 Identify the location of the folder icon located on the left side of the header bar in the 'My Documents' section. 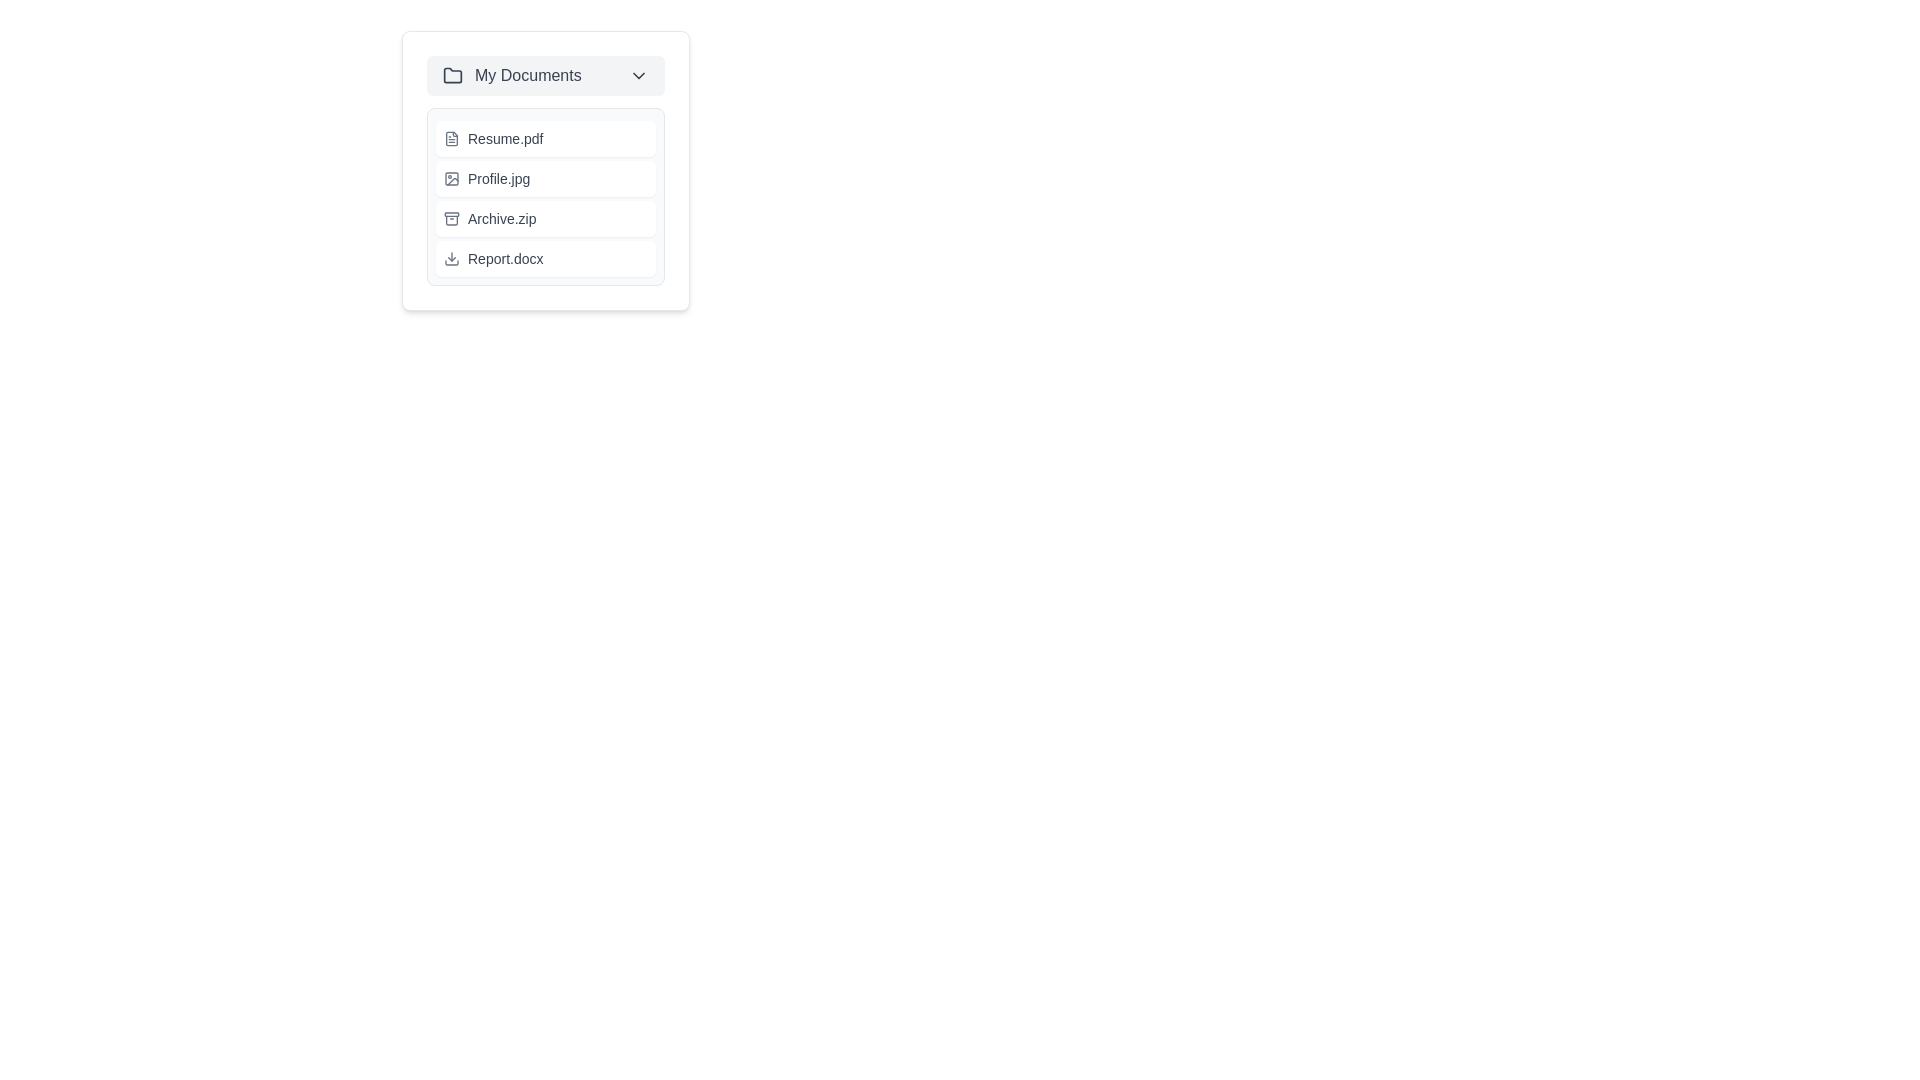
(451, 75).